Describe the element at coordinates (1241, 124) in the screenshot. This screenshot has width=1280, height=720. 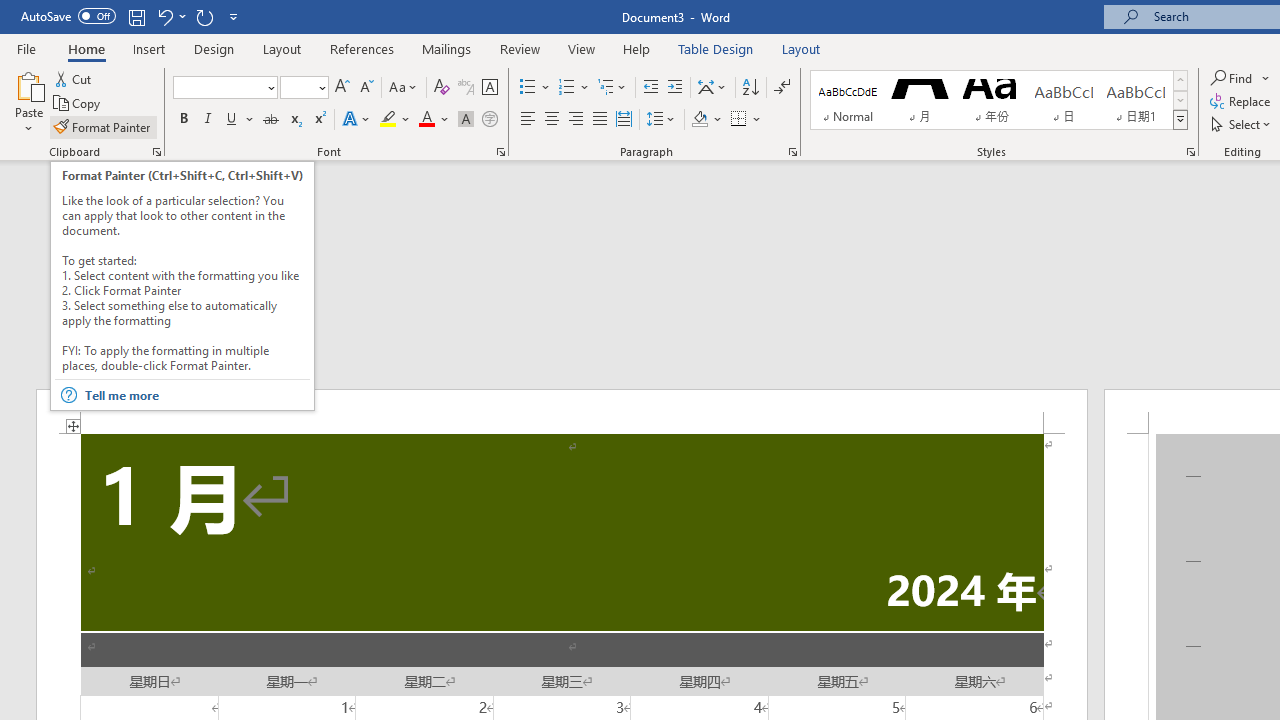
I see `'Select'` at that location.